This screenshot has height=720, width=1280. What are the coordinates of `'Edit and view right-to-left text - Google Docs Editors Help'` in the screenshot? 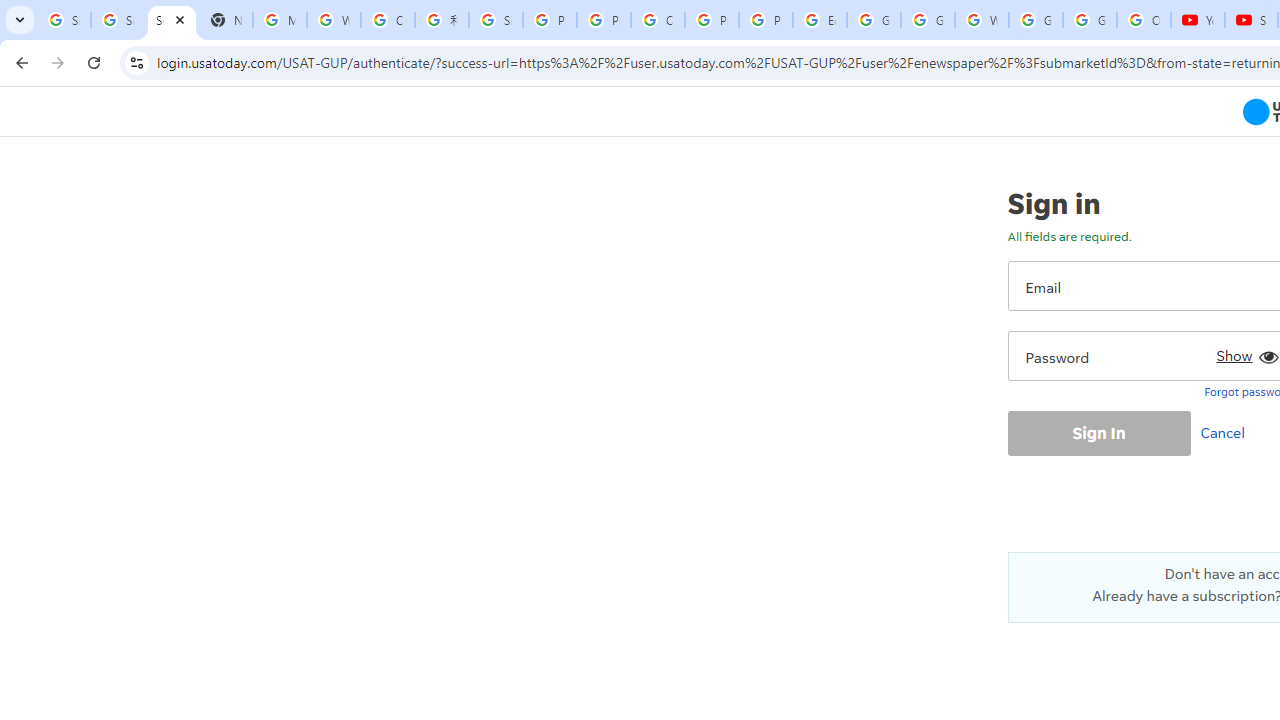 It's located at (819, 20).